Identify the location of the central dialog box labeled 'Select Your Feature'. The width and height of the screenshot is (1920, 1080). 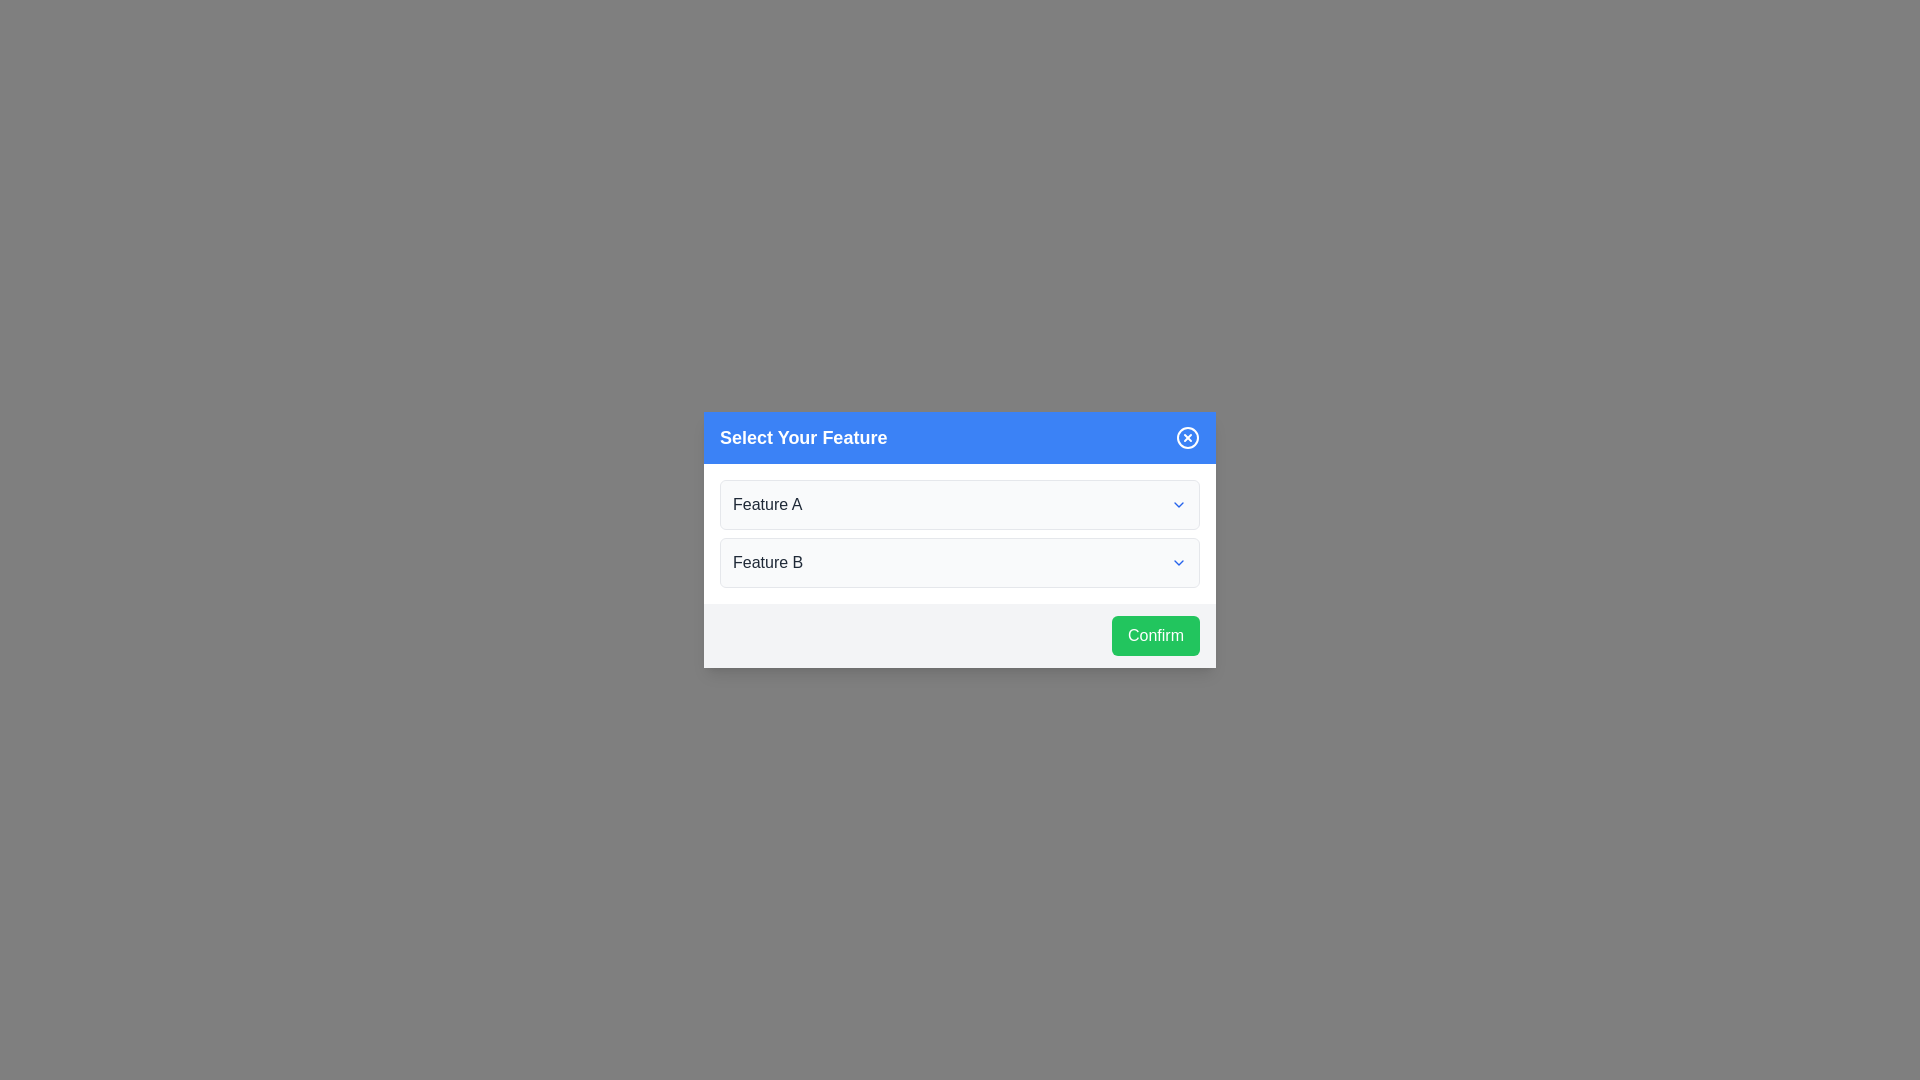
(960, 540).